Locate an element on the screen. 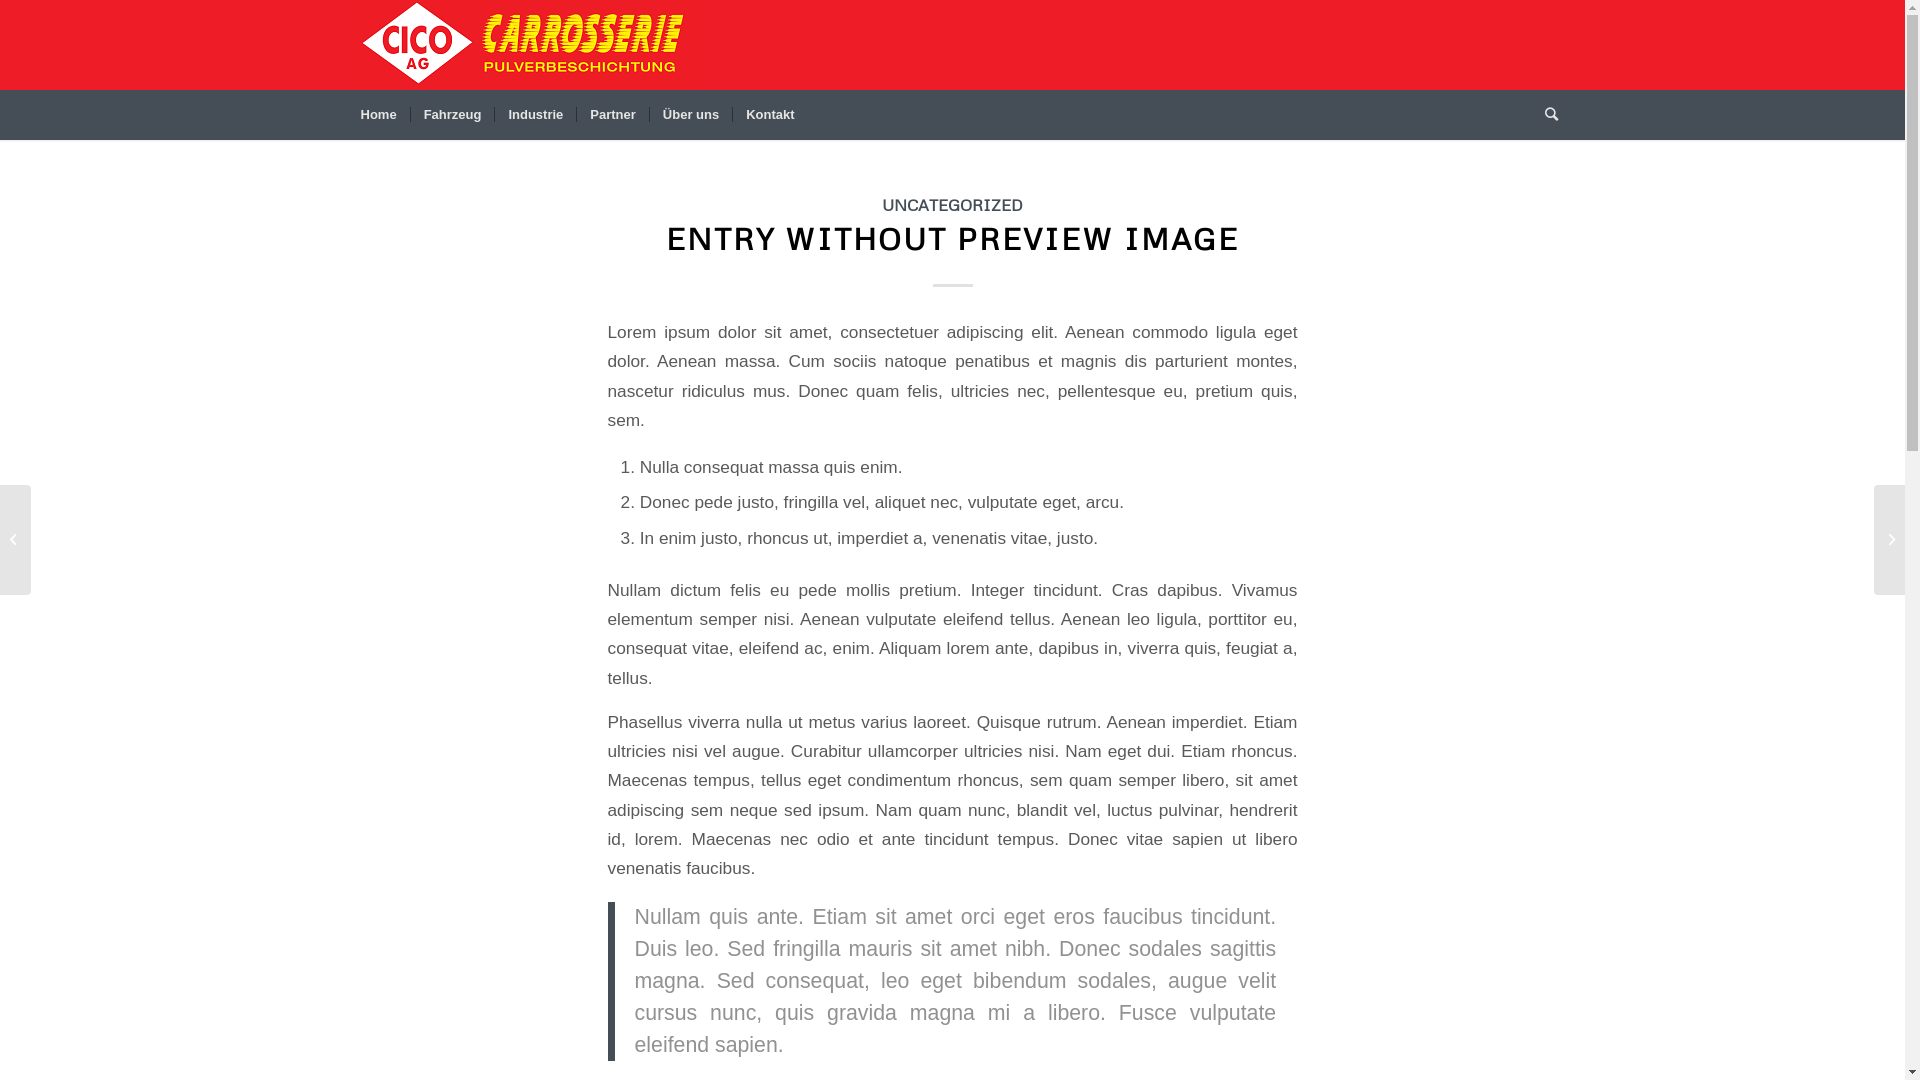  'UNCATEGORIZED' is located at coordinates (951, 204).